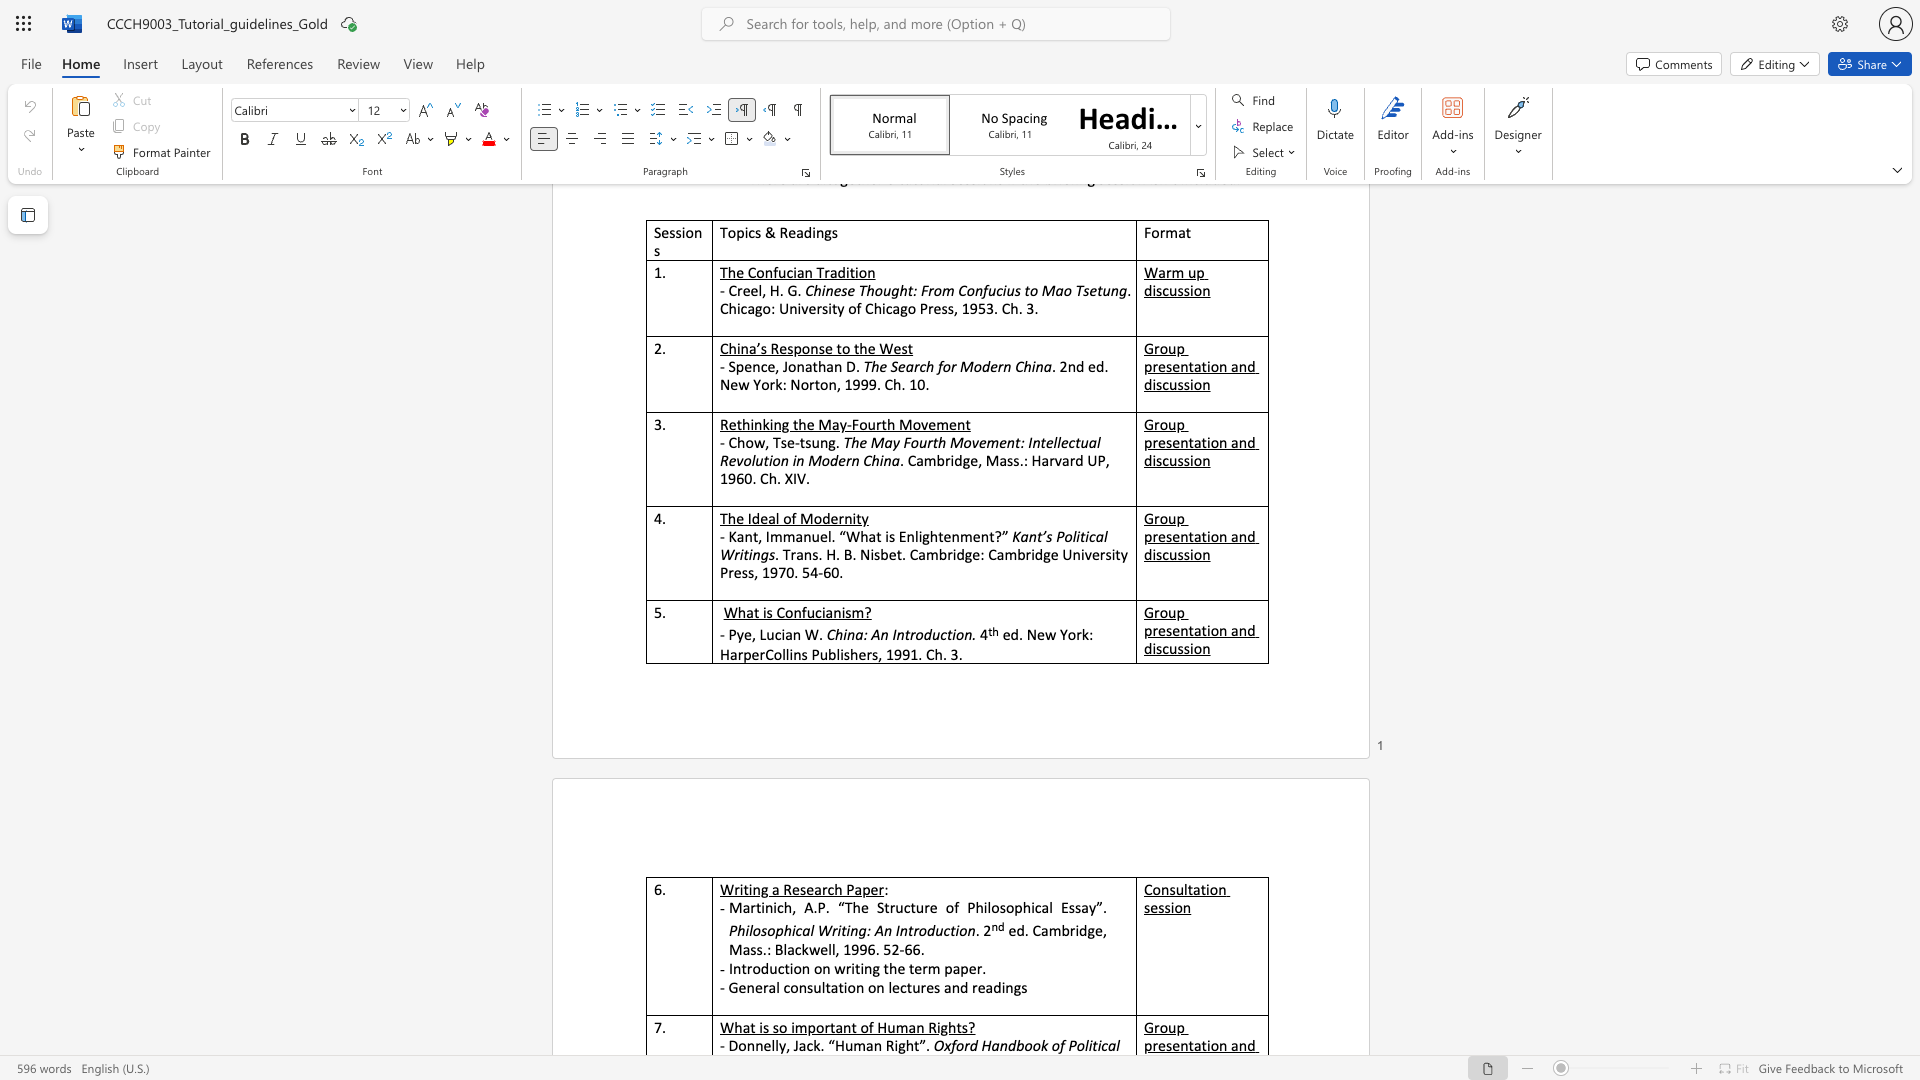 This screenshot has height=1080, width=1920. What do you see at coordinates (866, 1044) in the screenshot?
I see `the subset text "an Righ" within the text "- Donnelly, Jack. “Human Right”."` at bounding box center [866, 1044].